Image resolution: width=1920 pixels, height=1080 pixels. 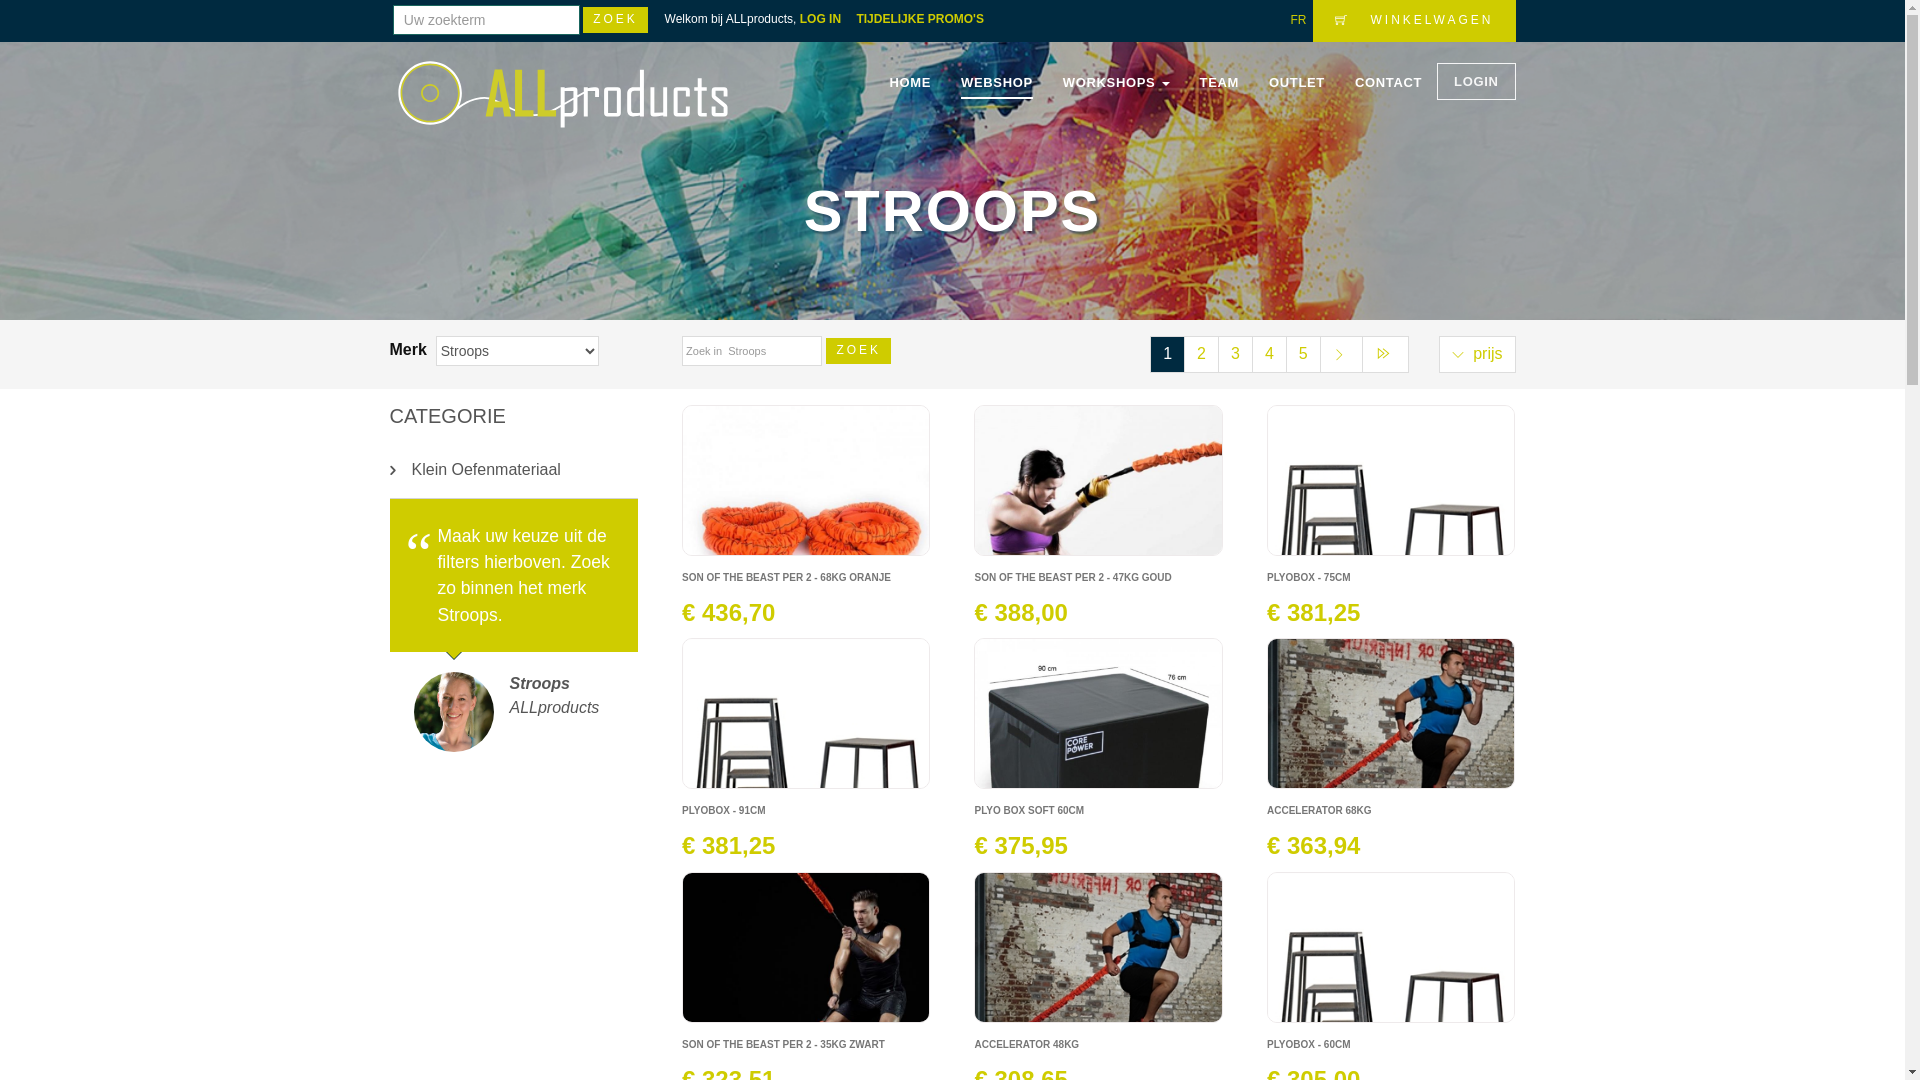 What do you see at coordinates (1234, 353) in the screenshot?
I see `'3'` at bounding box center [1234, 353].